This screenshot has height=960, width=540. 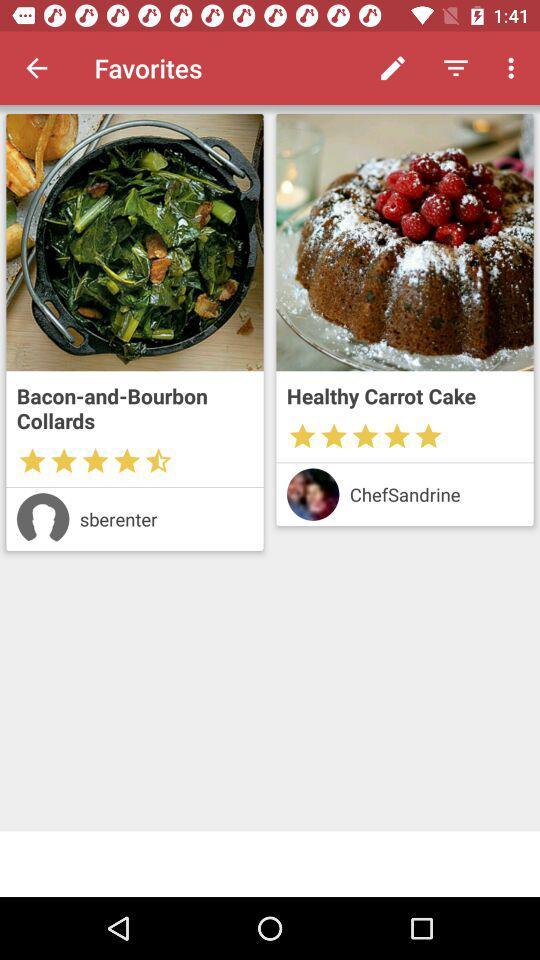 What do you see at coordinates (435, 493) in the screenshot?
I see `the chefsandrine` at bounding box center [435, 493].